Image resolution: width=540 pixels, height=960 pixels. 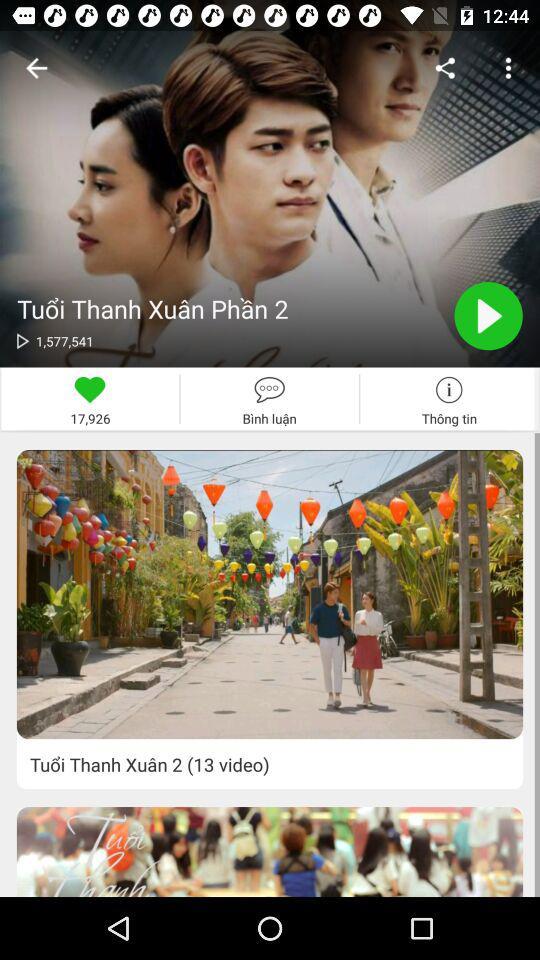 I want to click on the play icon, so click(x=487, y=316).